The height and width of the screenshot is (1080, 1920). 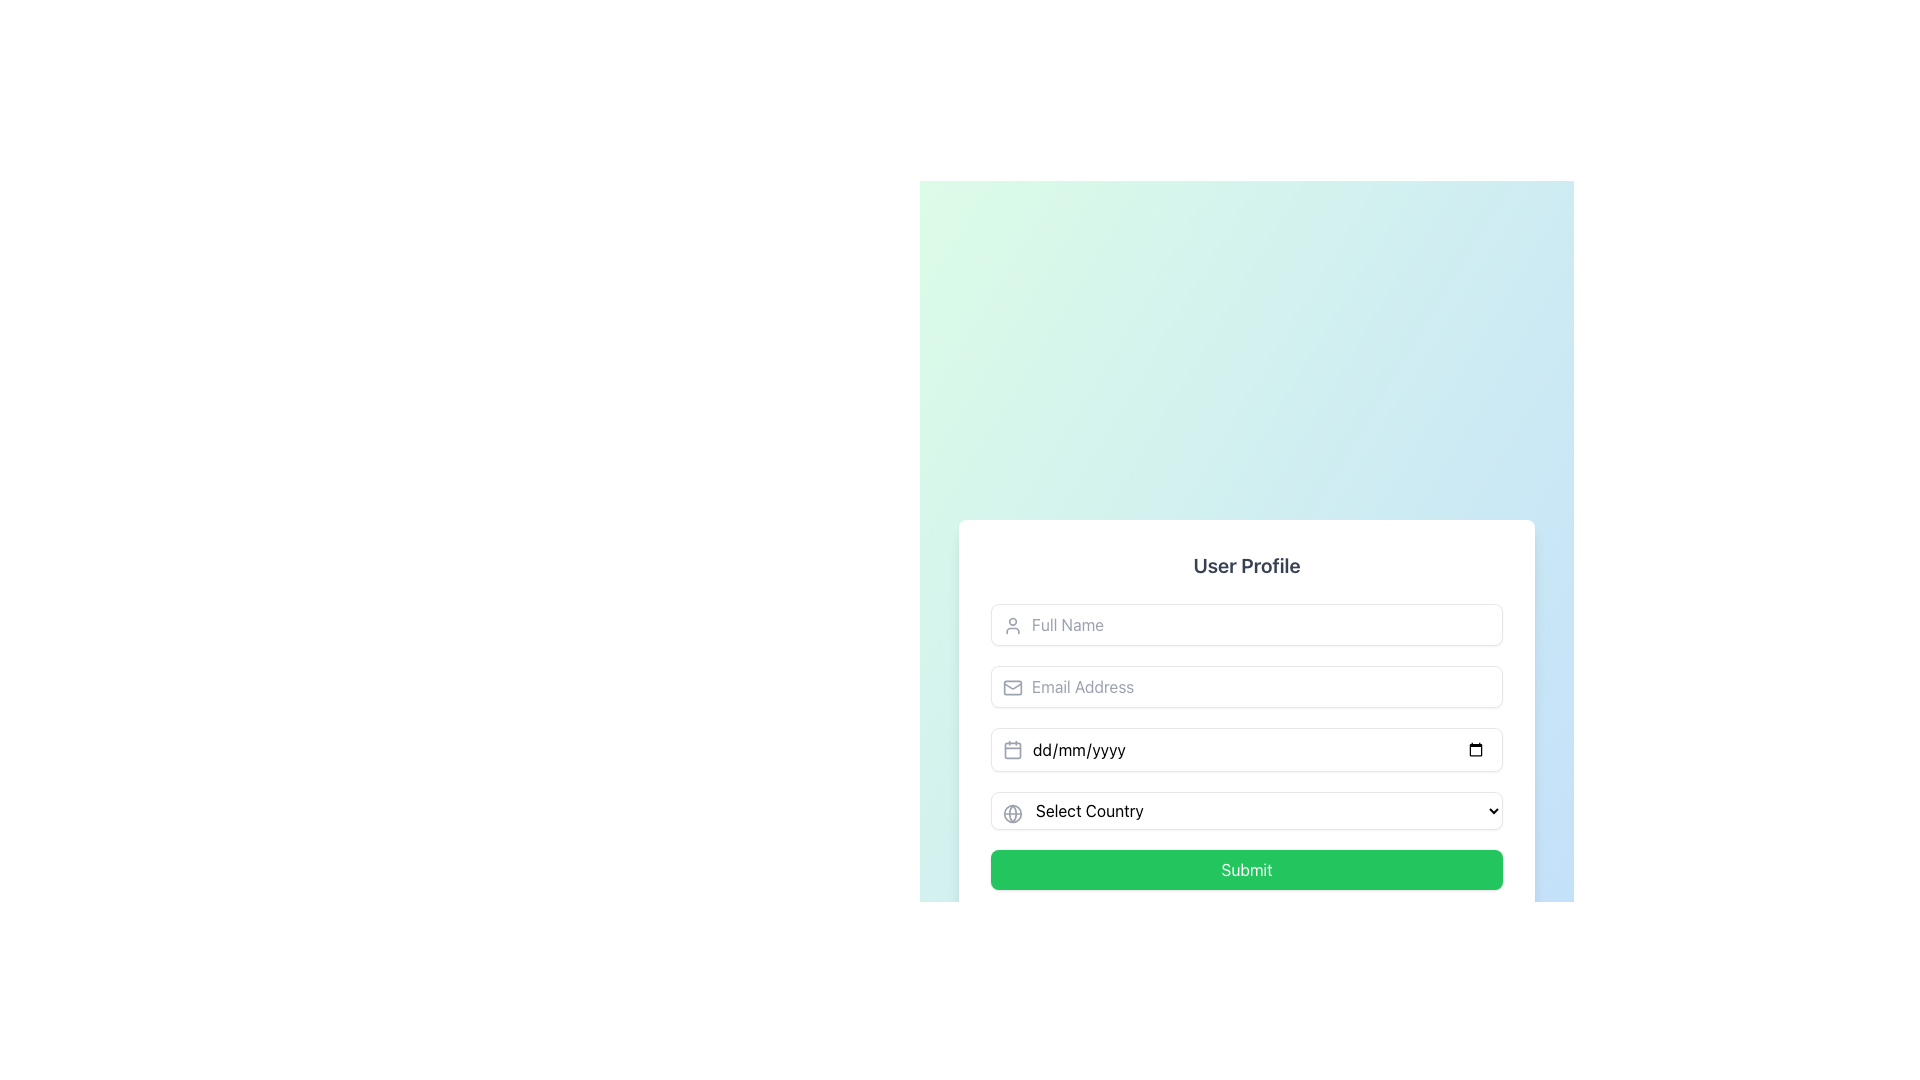 What do you see at coordinates (1246, 685) in the screenshot?
I see `the email input field located below the 'Full Name' field and above the 'Date' field in the form layout` at bounding box center [1246, 685].